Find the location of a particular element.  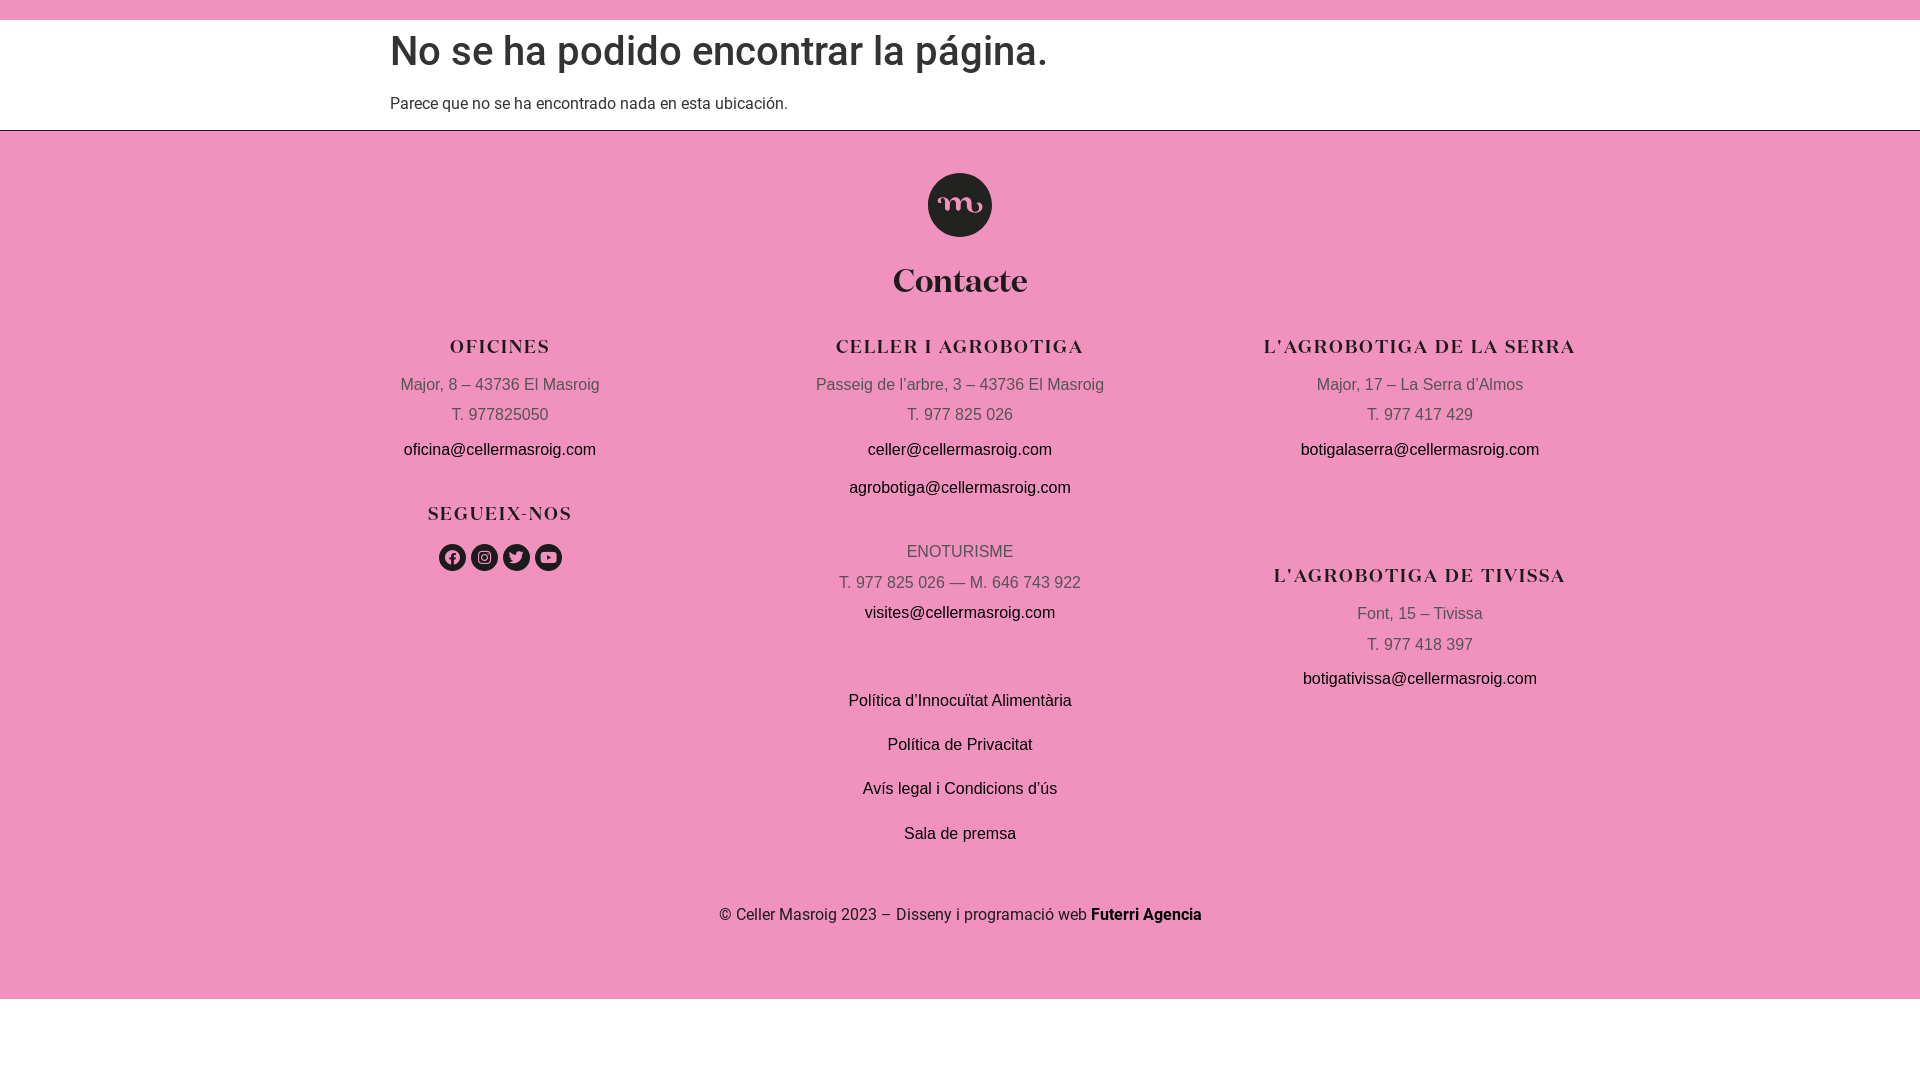

'Futerri Agencia' is located at coordinates (1145, 914).